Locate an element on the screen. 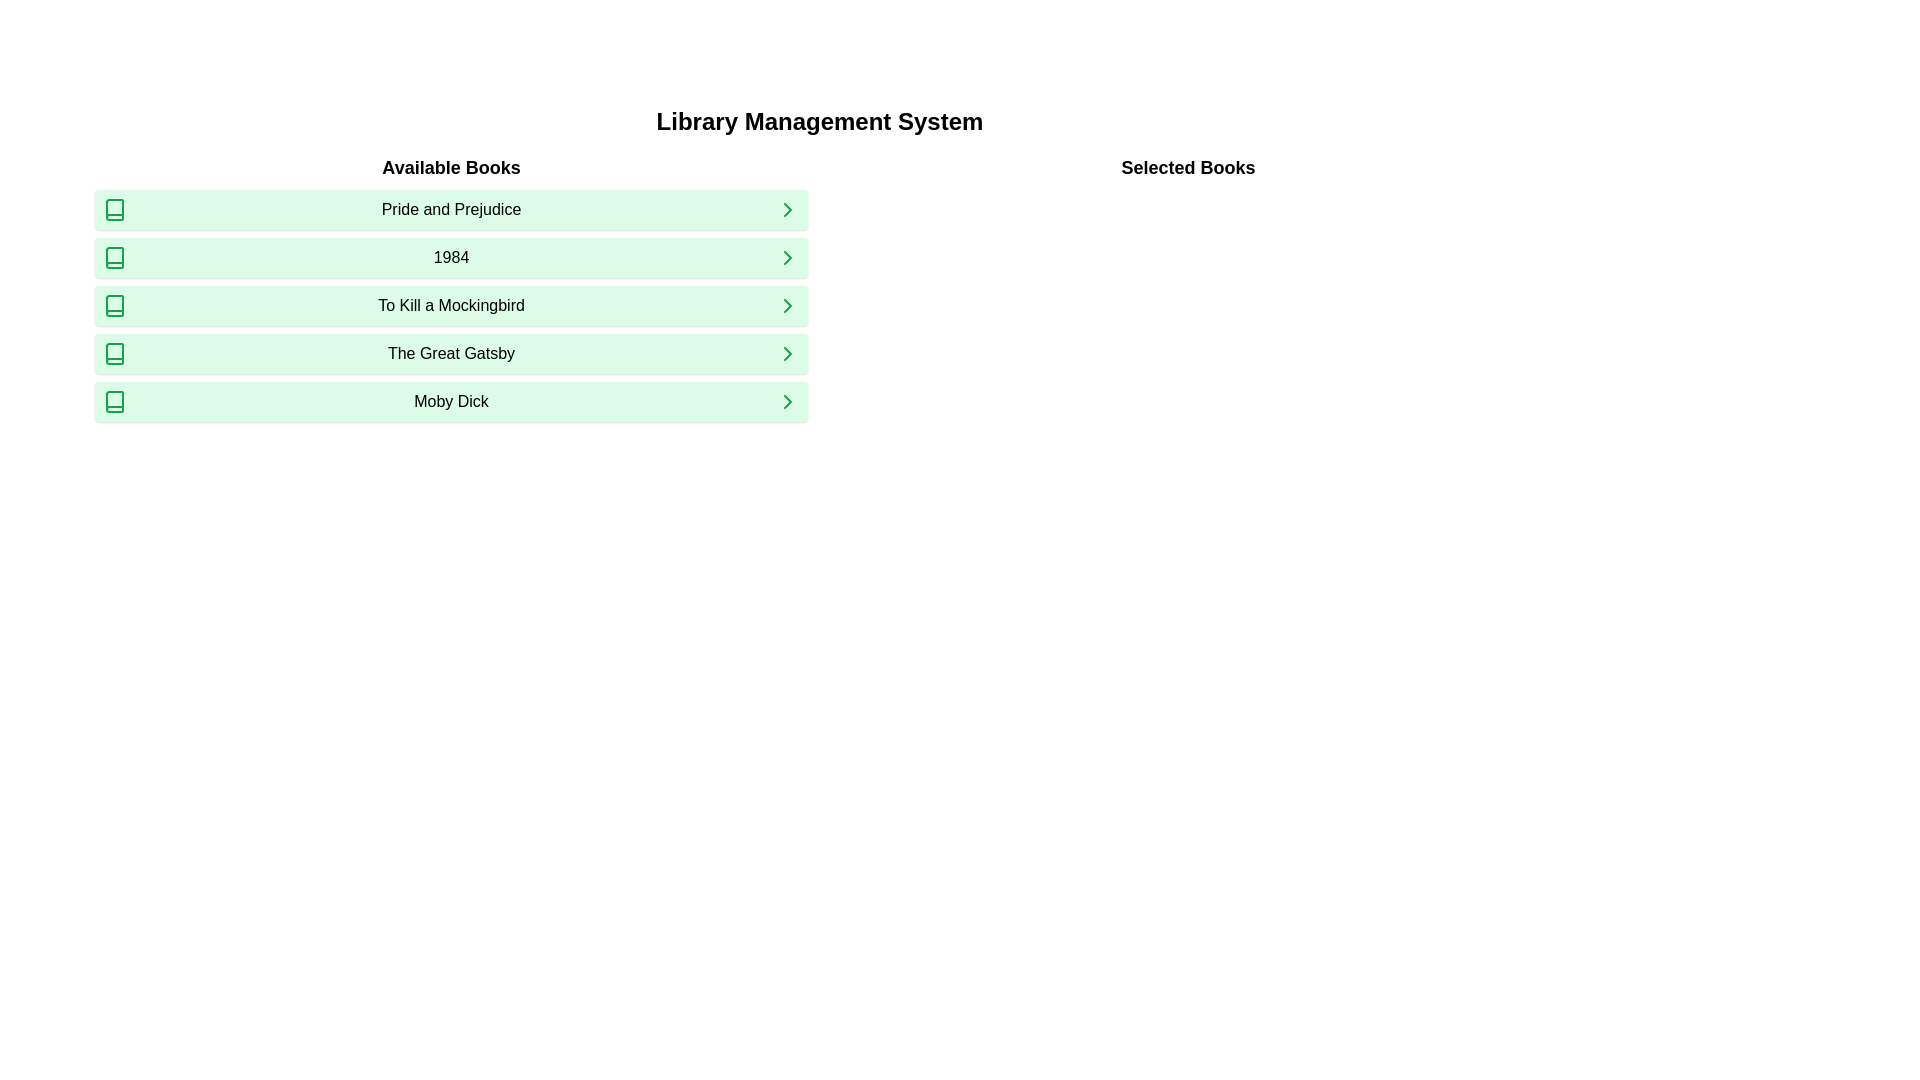 The width and height of the screenshot is (1920, 1080). the rightward-pointing chevron icon with a thin green stroke located on a light green background, positioned at the far right of the row containing 'To Kill a Mockingbird' in the 'Available Books' column is located at coordinates (786, 305).